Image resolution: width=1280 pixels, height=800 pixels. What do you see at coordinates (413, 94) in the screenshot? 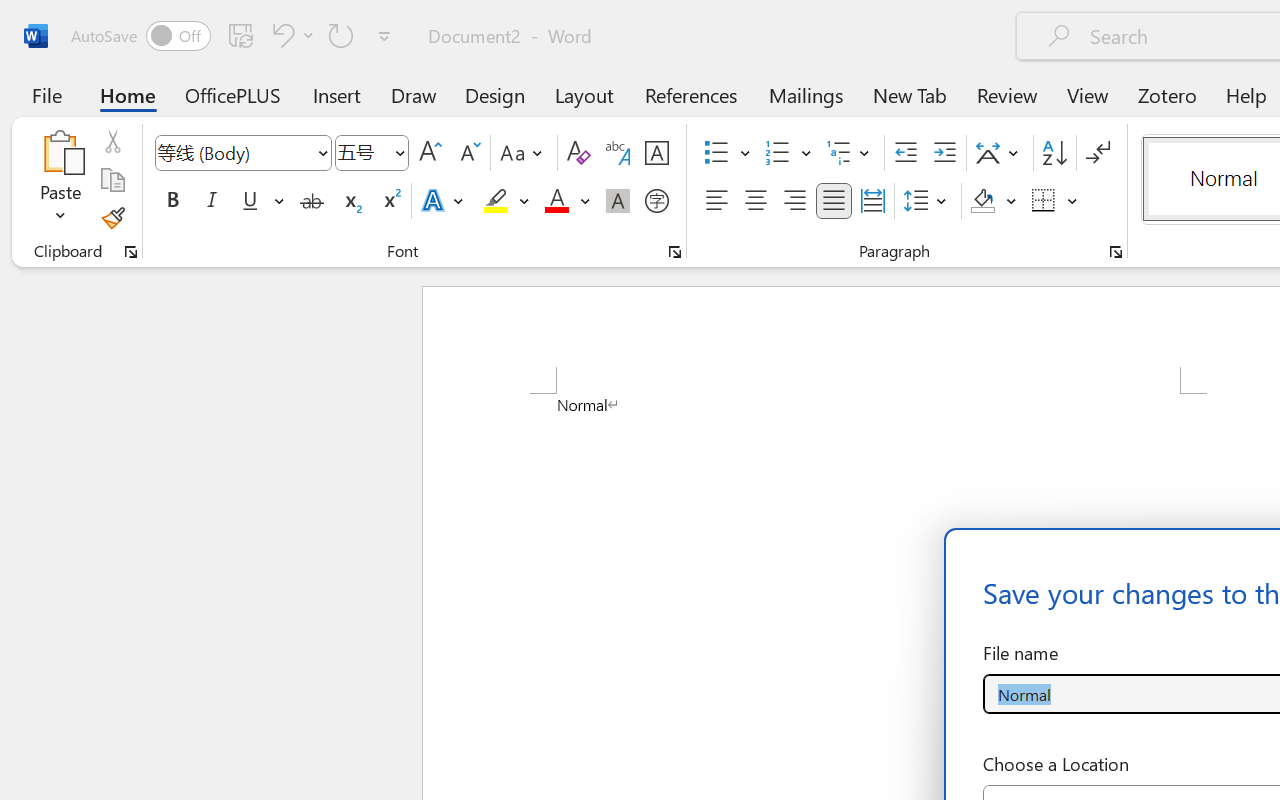
I see `'Draw'` at bounding box center [413, 94].